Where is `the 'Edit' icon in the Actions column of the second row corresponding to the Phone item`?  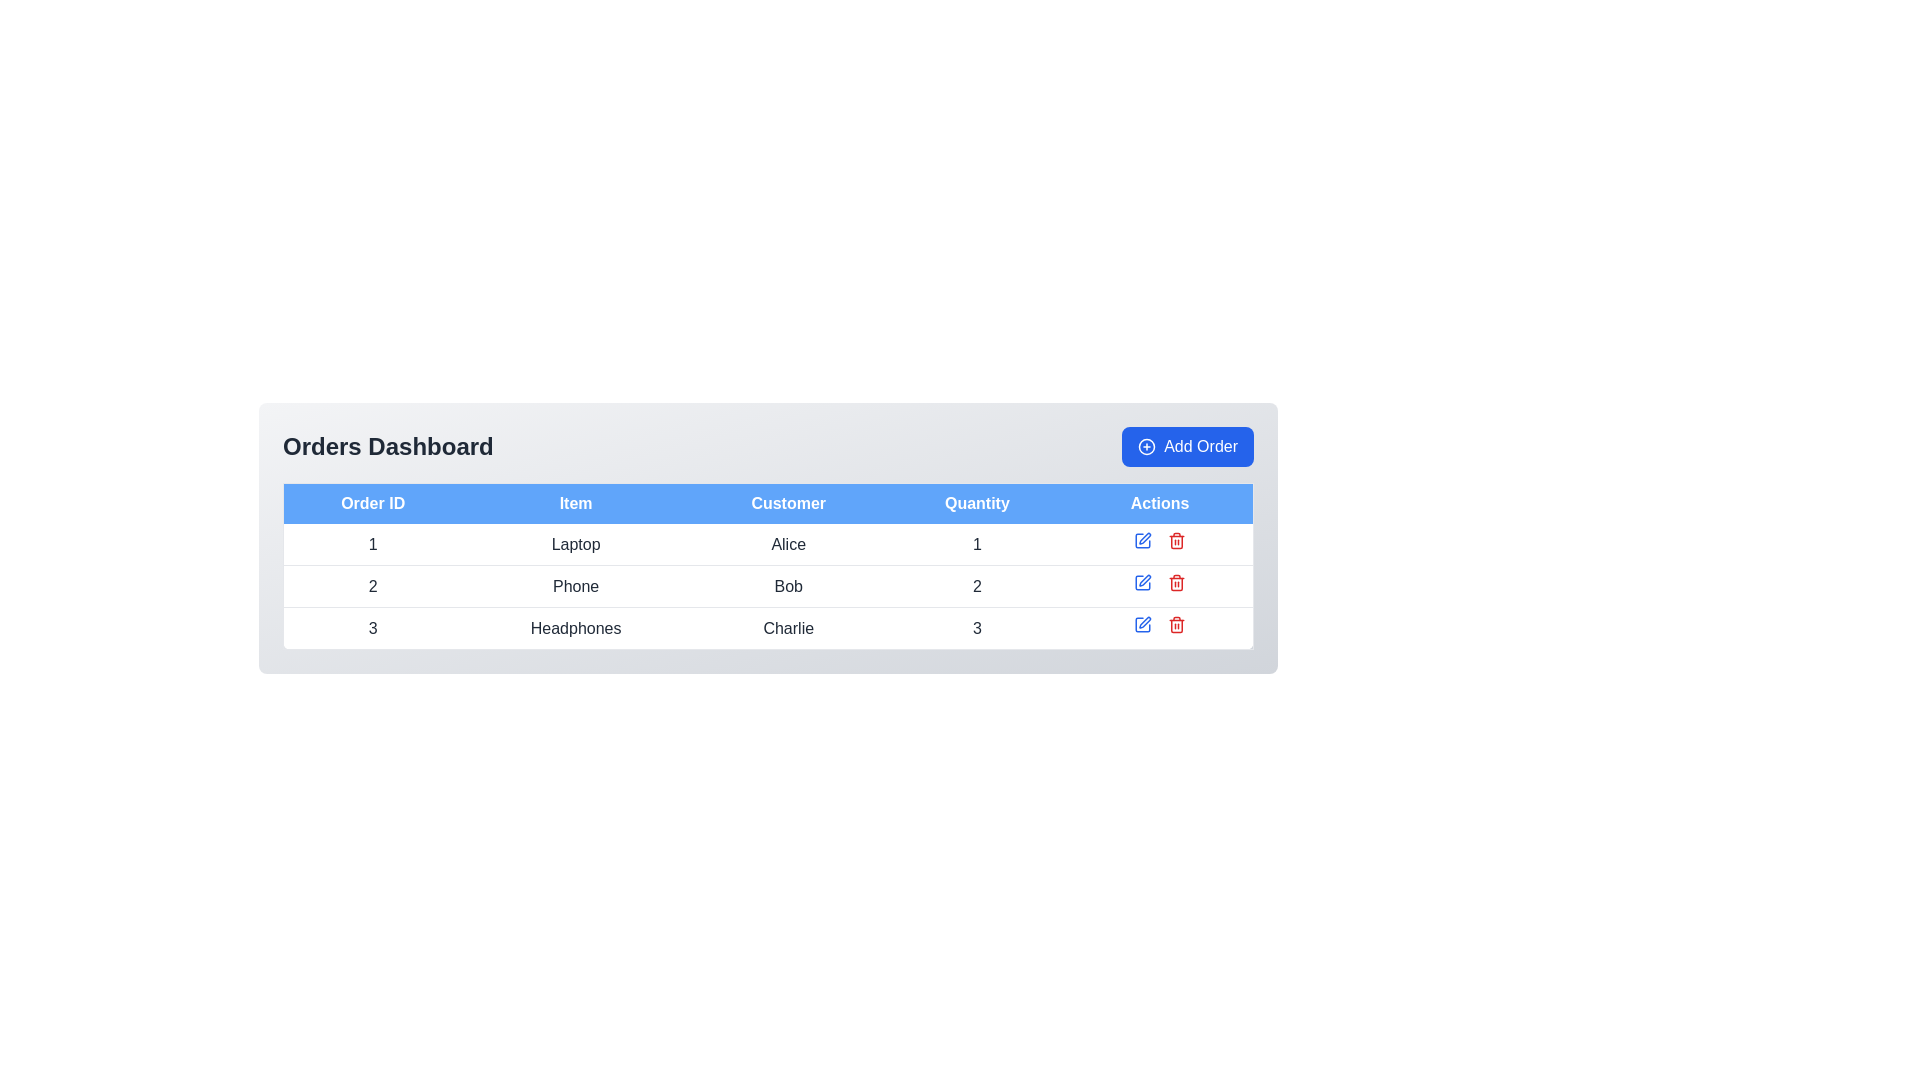 the 'Edit' icon in the Actions column of the second row corresponding to the Phone item is located at coordinates (1143, 582).